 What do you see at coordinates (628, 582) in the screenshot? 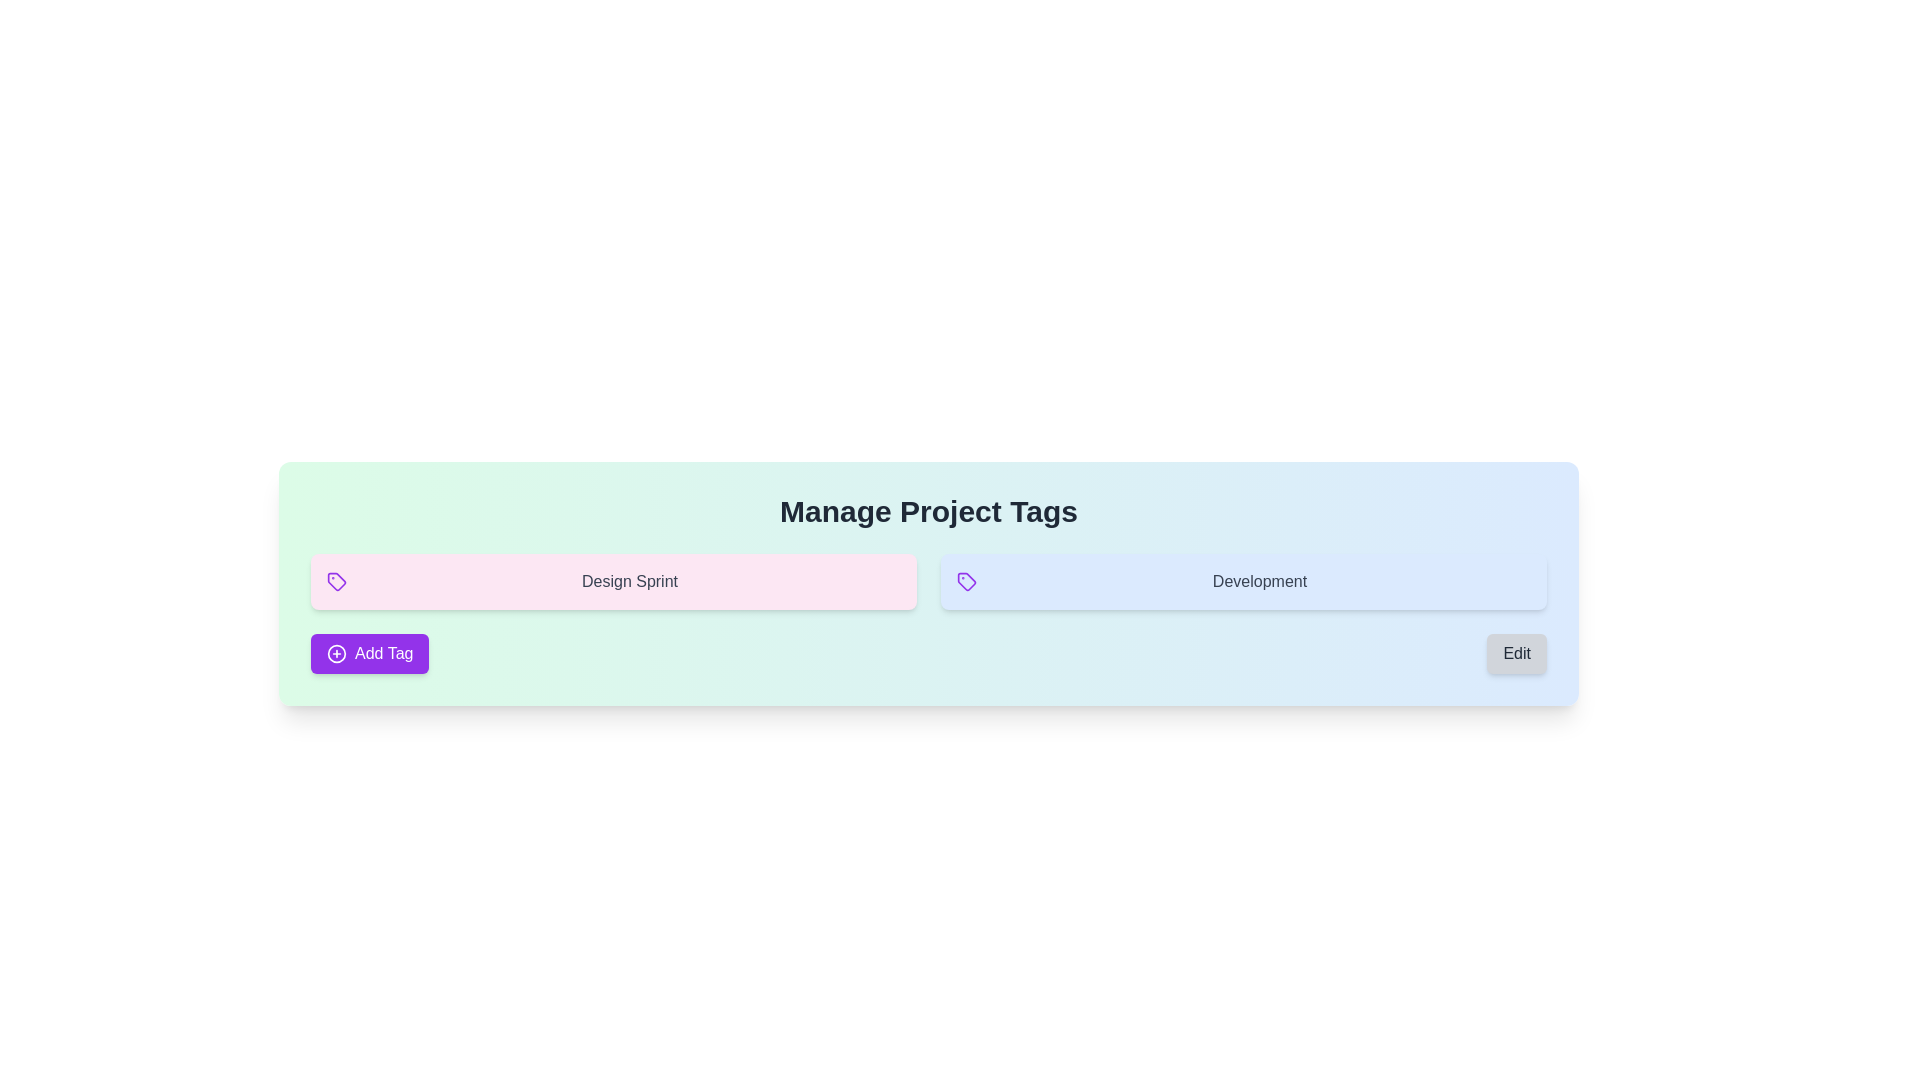
I see `the static text label that represents a specific tag or category, positioned to the right of the purple tag icon within the pink background` at bounding box center [628, 582].